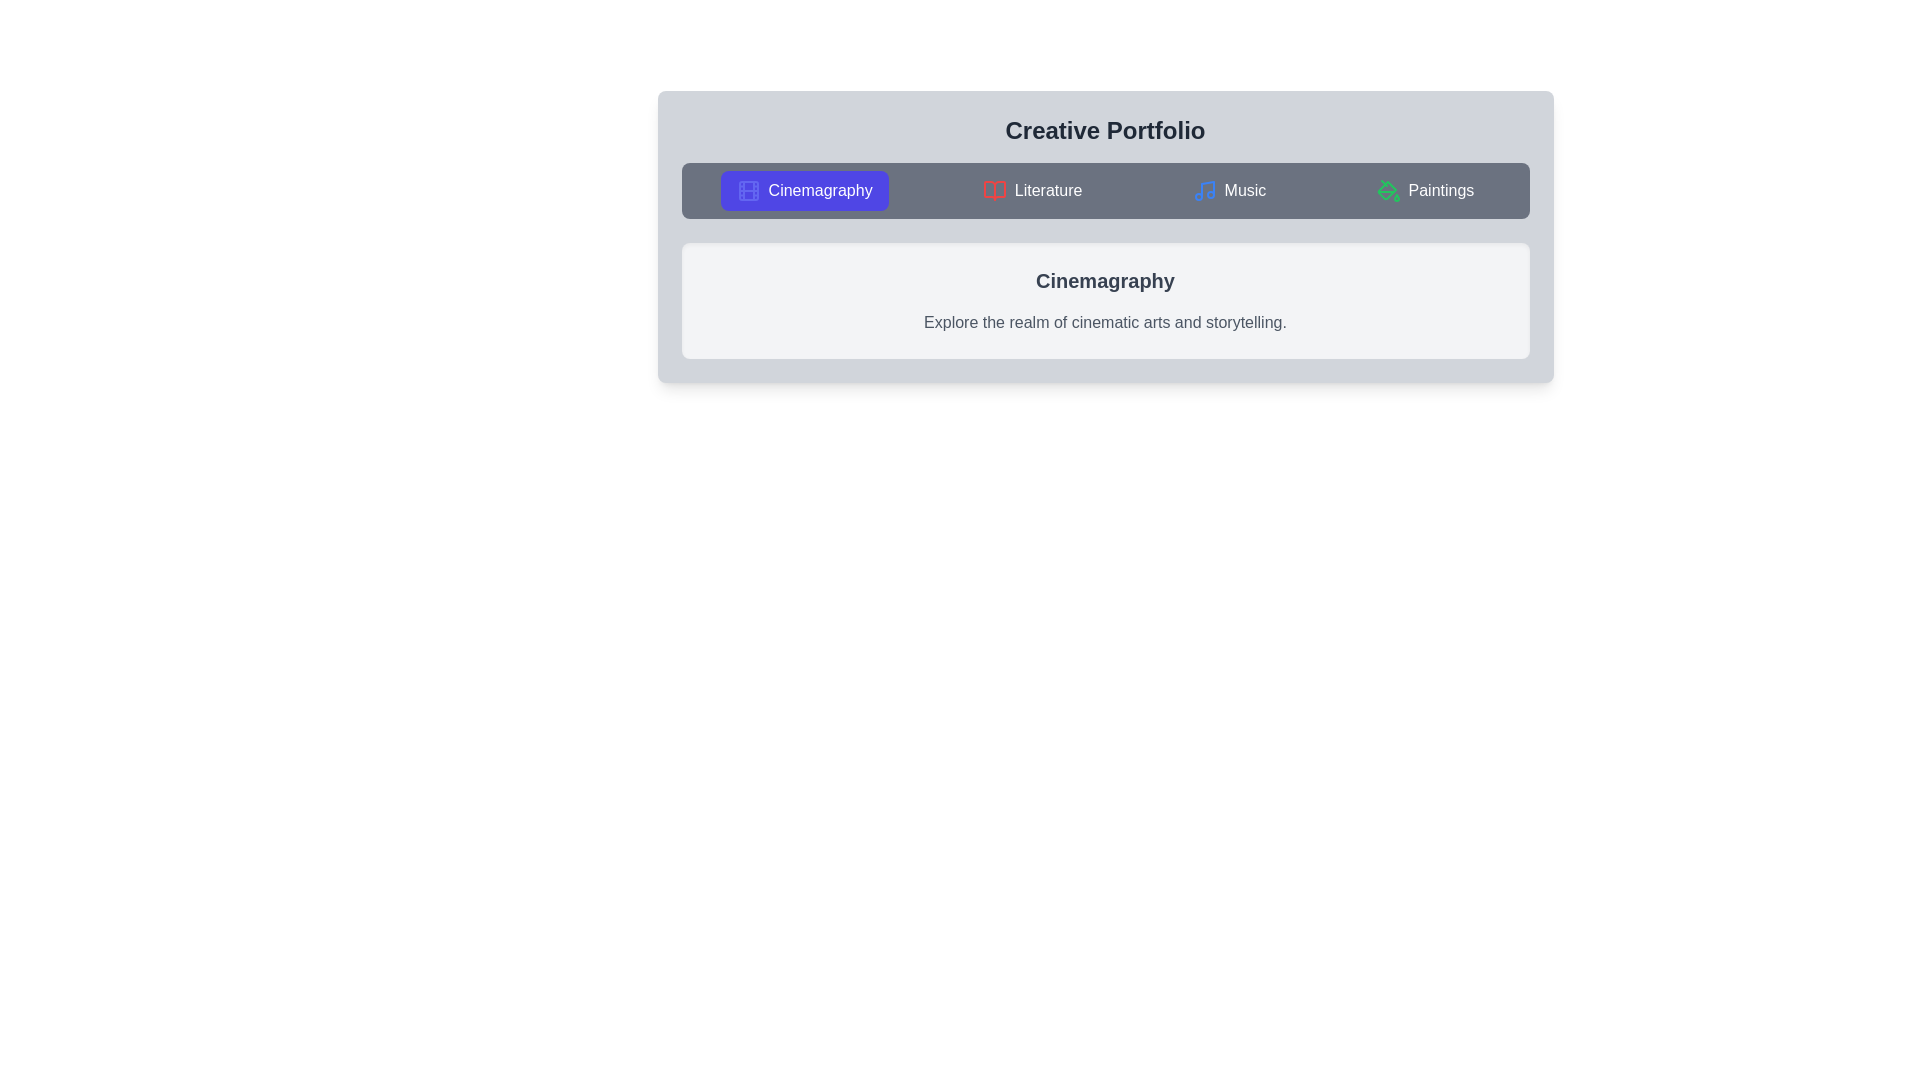 This screenshot has height=1080, width=1920. What do you see at coordinates (1032, 191) in the screenshot?
I see `the tab labeled Literature to activate it` at bounding box center [1032, 191].